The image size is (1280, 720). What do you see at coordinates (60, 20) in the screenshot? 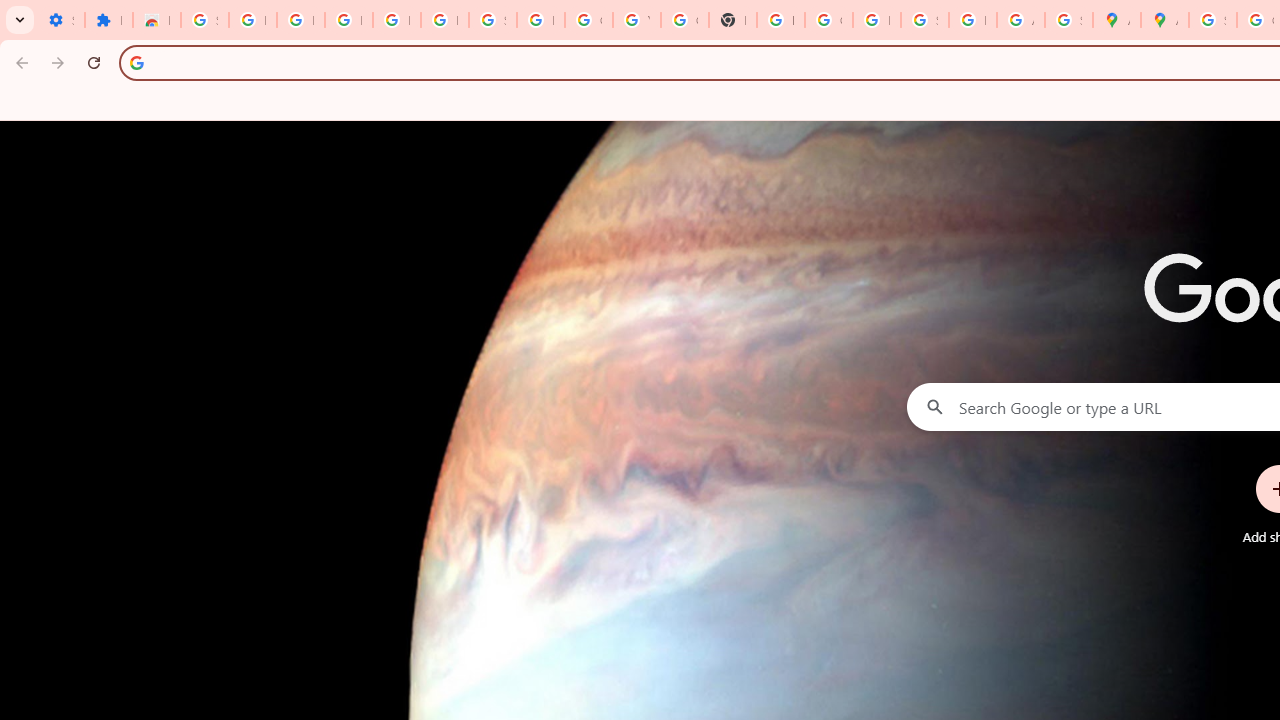
I see `'Settings - On startup'` at bounding box center [60, 20].